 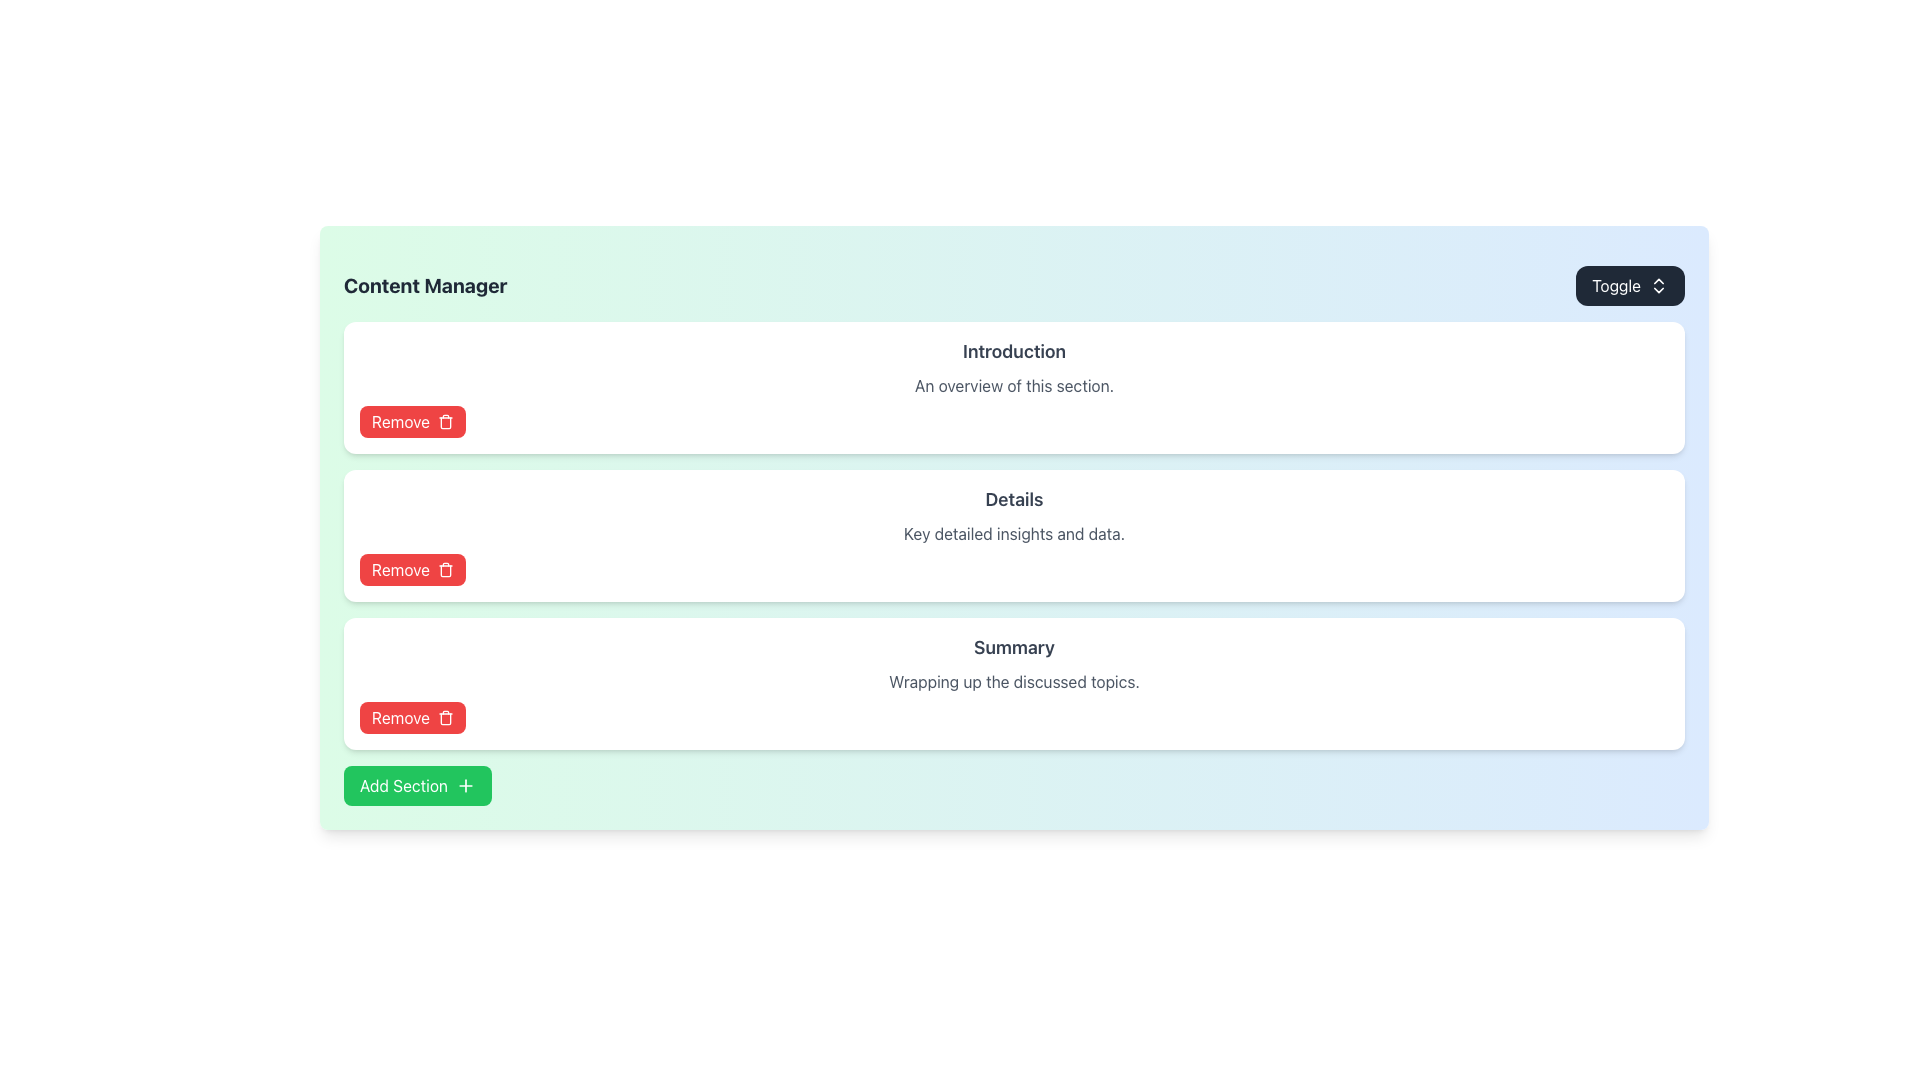 I want to click on the text element displaying 'Wrapping up the discussed topics.', so click(x=1014, y=681).